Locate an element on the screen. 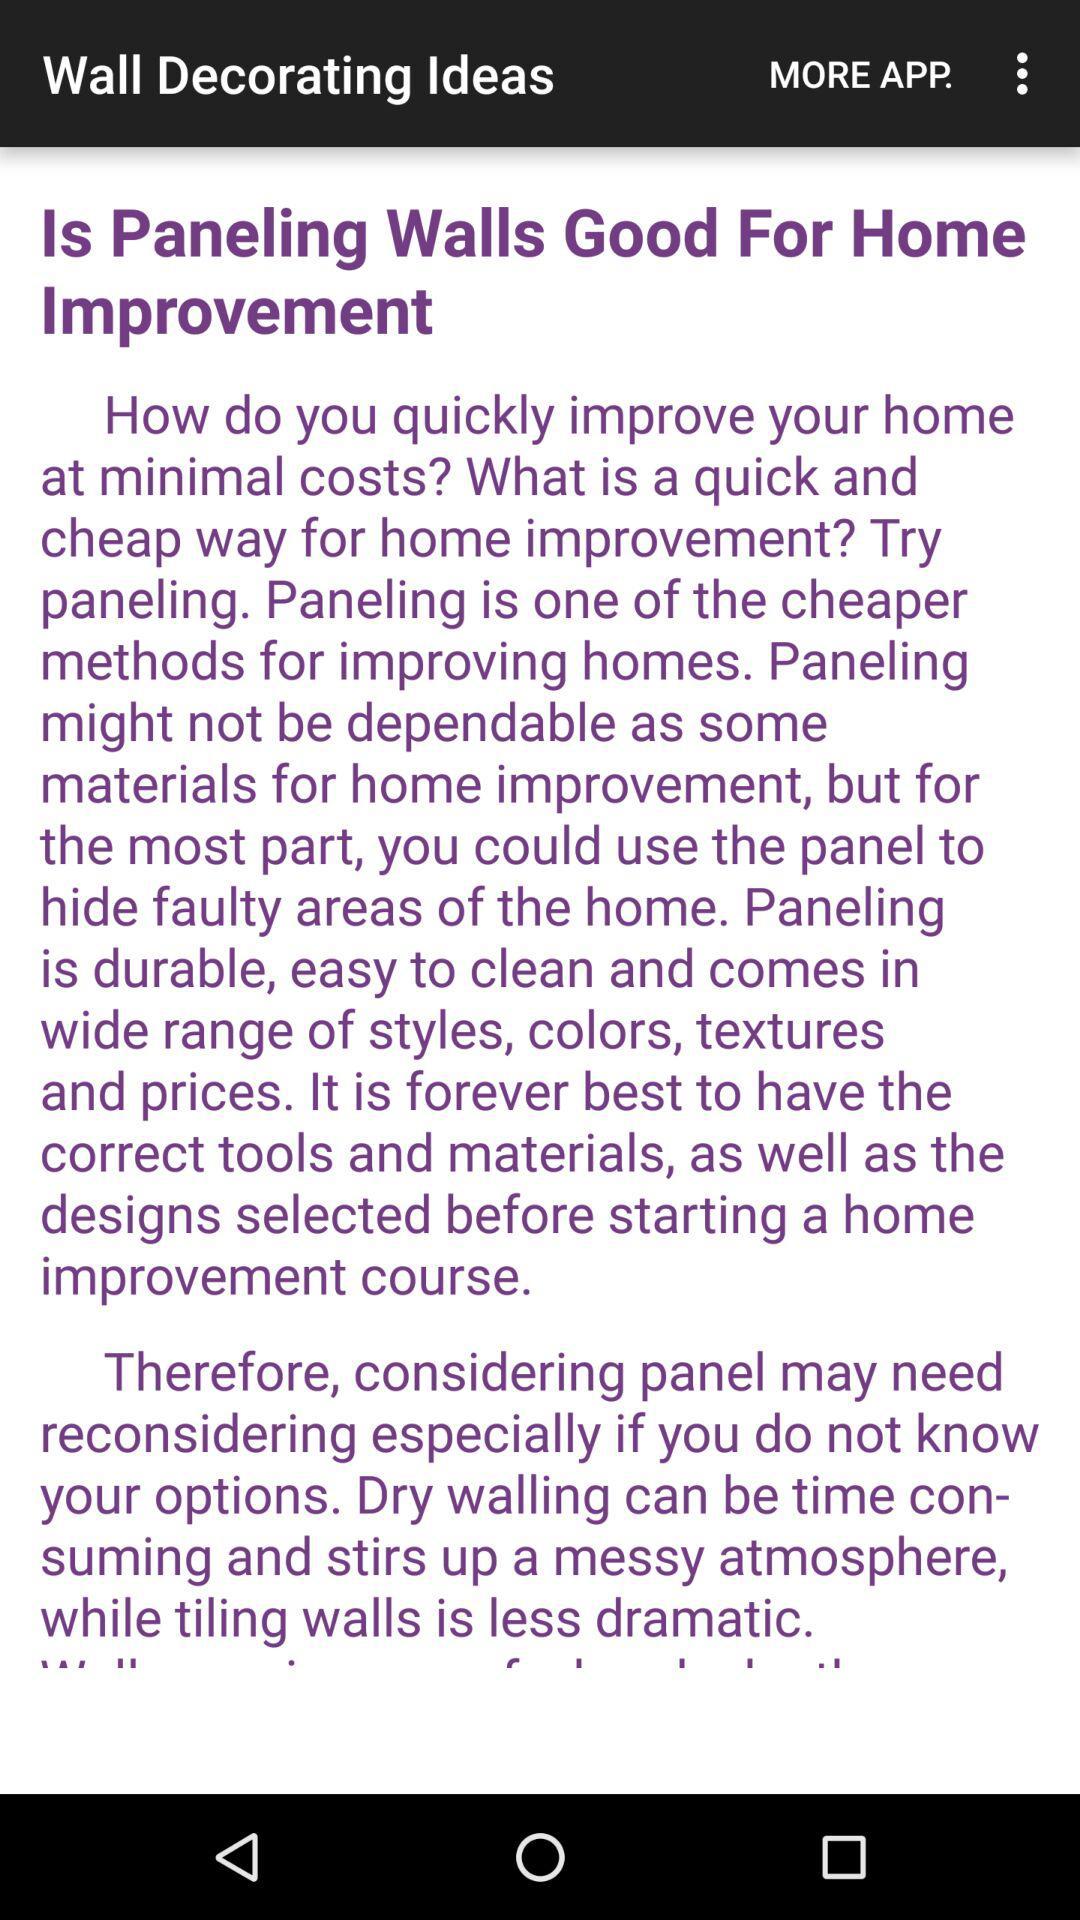 This screenshot has width=1080, height=1920. the item to the right of the wall decorating ideas app is located at coordinates (860, 73).